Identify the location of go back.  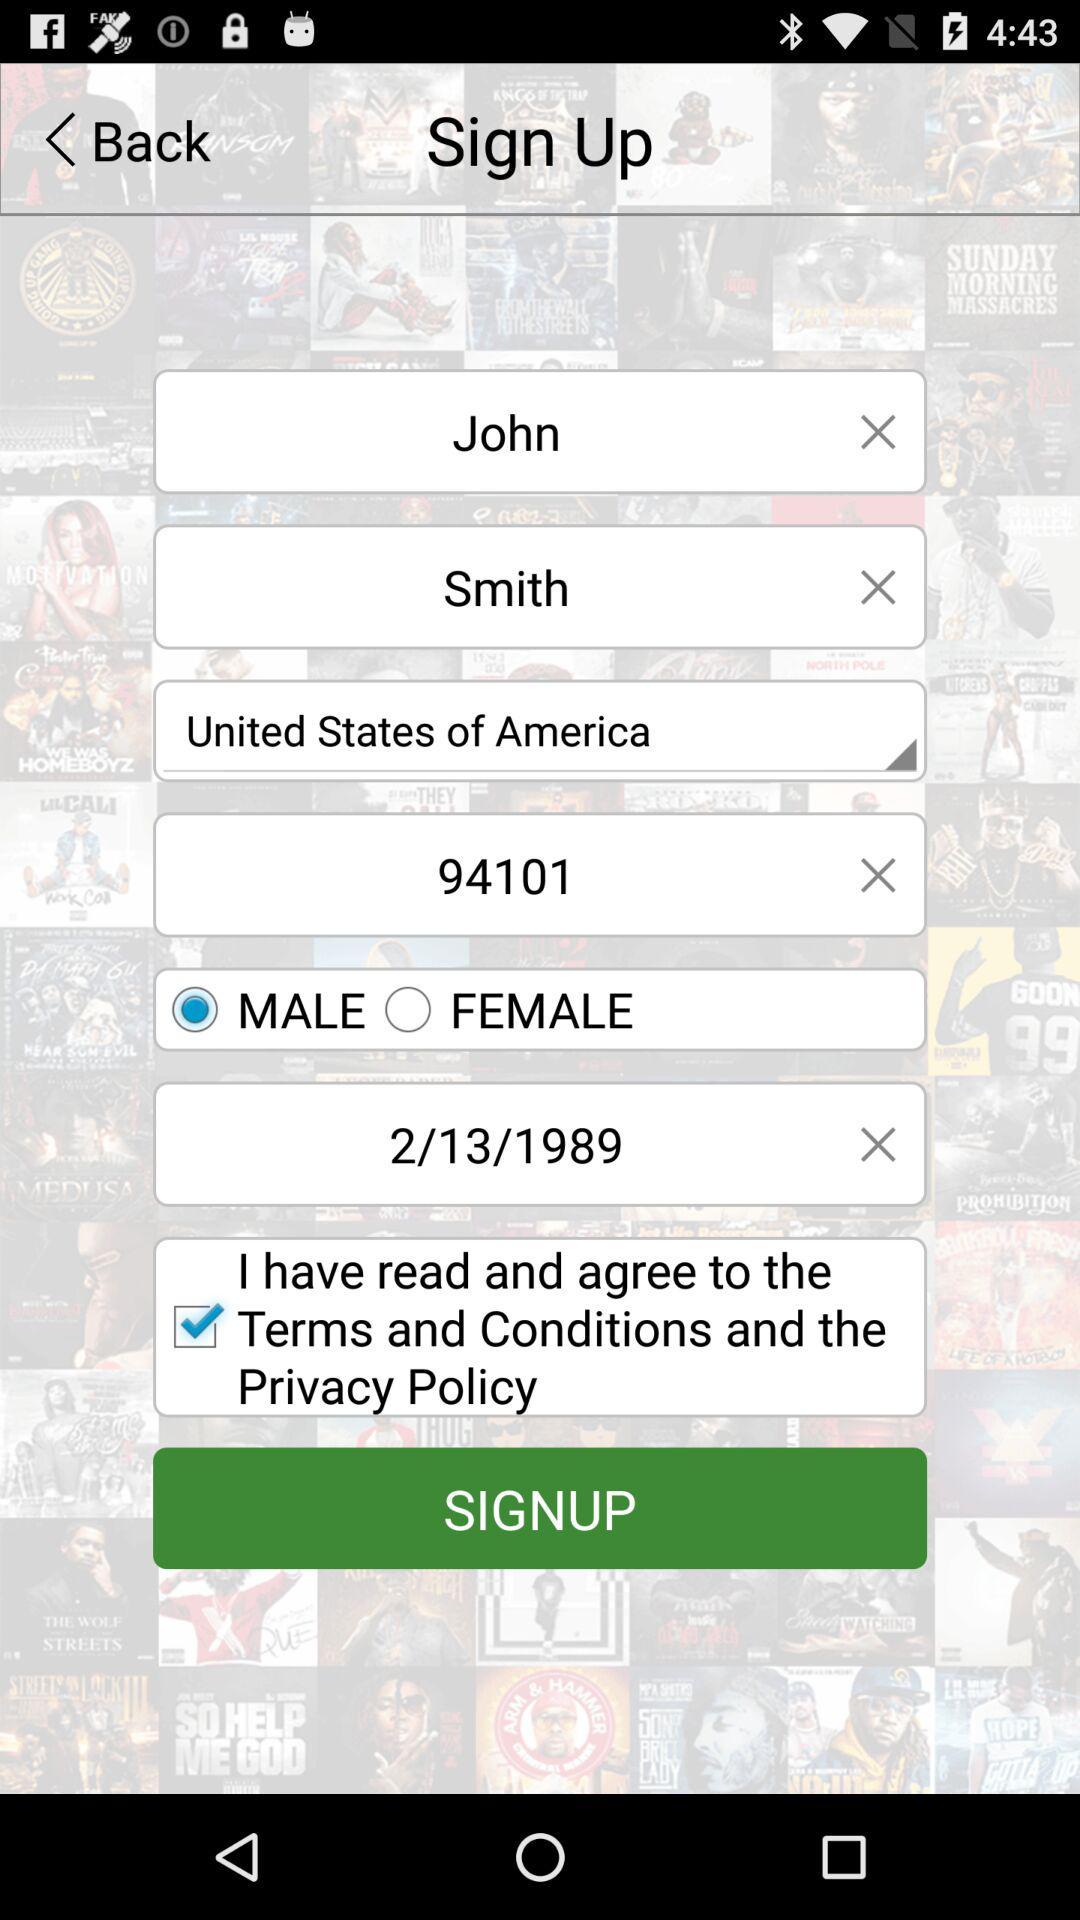
(877, 585).